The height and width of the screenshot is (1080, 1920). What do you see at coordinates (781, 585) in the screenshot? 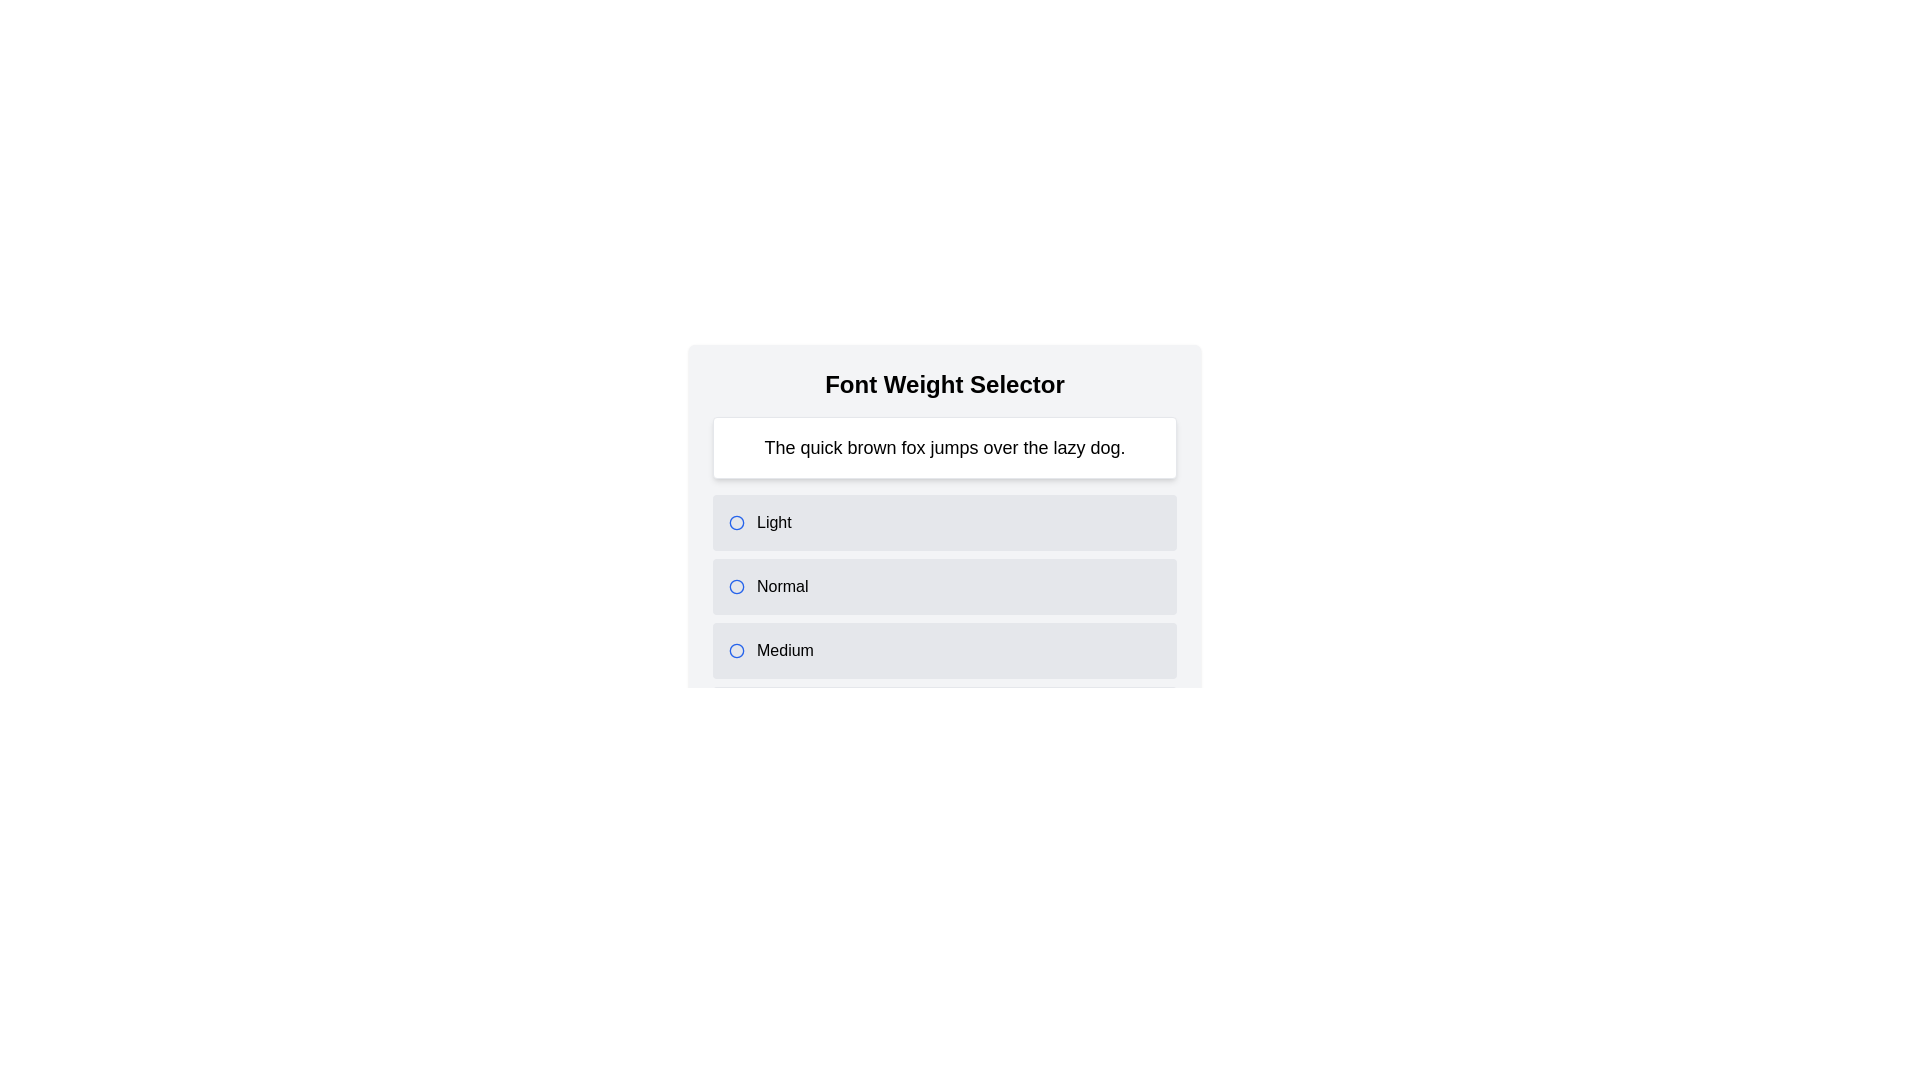
I see `text label that displays 'Normal' in black on a light gray background, positioned as the second option in the selectable group between 'Light' and 'Medium'` at bounding box center [781, 585].